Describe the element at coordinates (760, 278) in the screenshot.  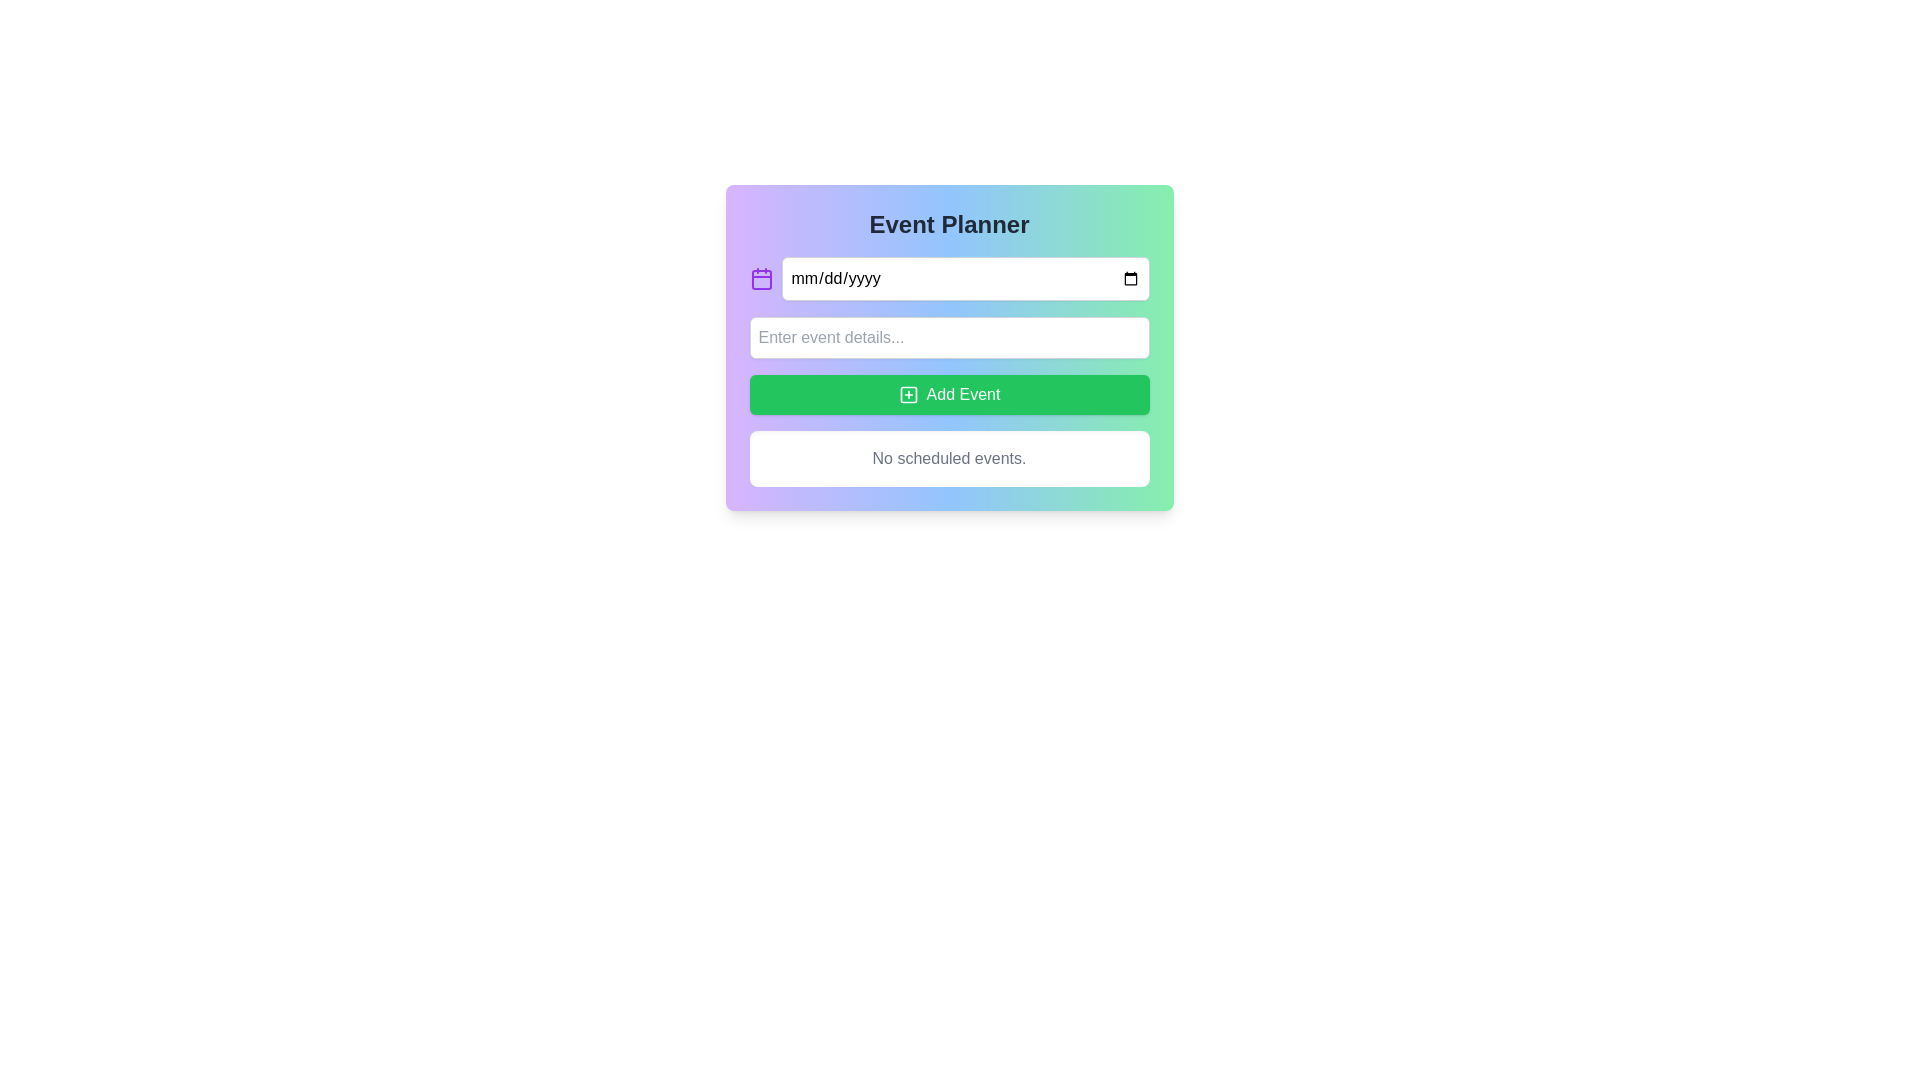
I see `the calendar icon located to the left of the date input box labeled 'mm/dd/yyyy'` at that location.